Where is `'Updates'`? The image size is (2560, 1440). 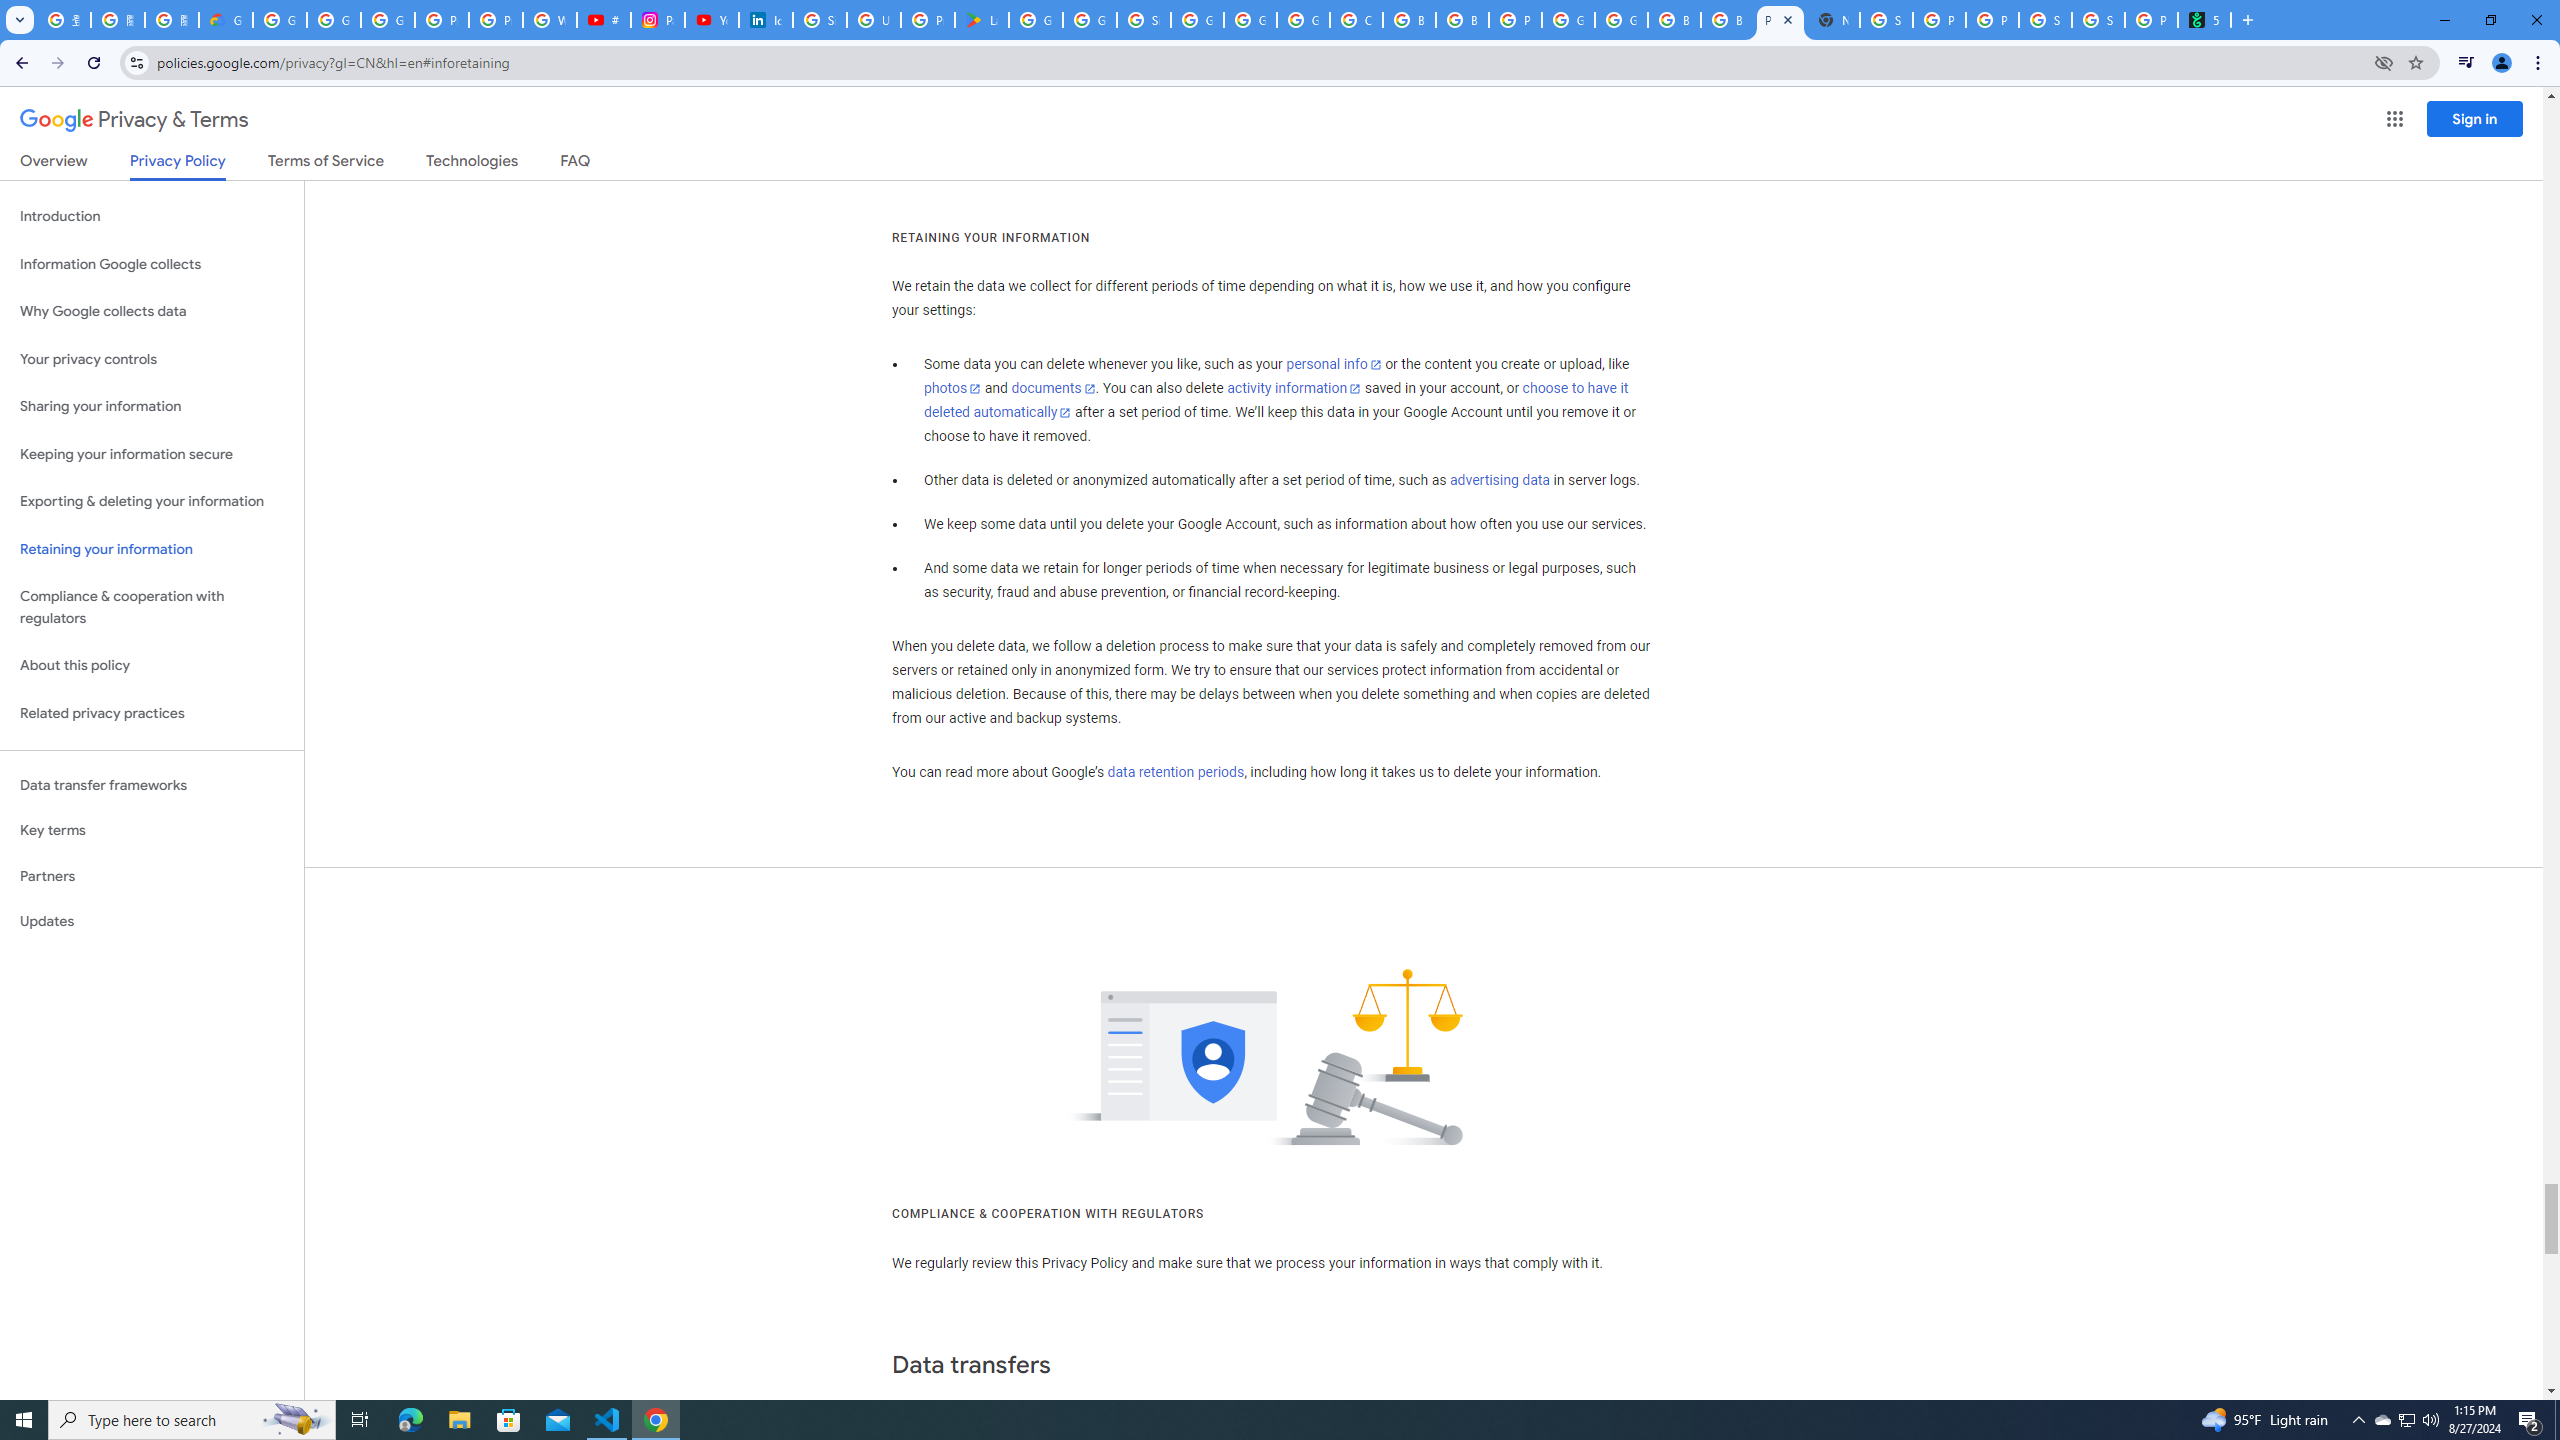 'Updates' is located at coordinates (151, 920).